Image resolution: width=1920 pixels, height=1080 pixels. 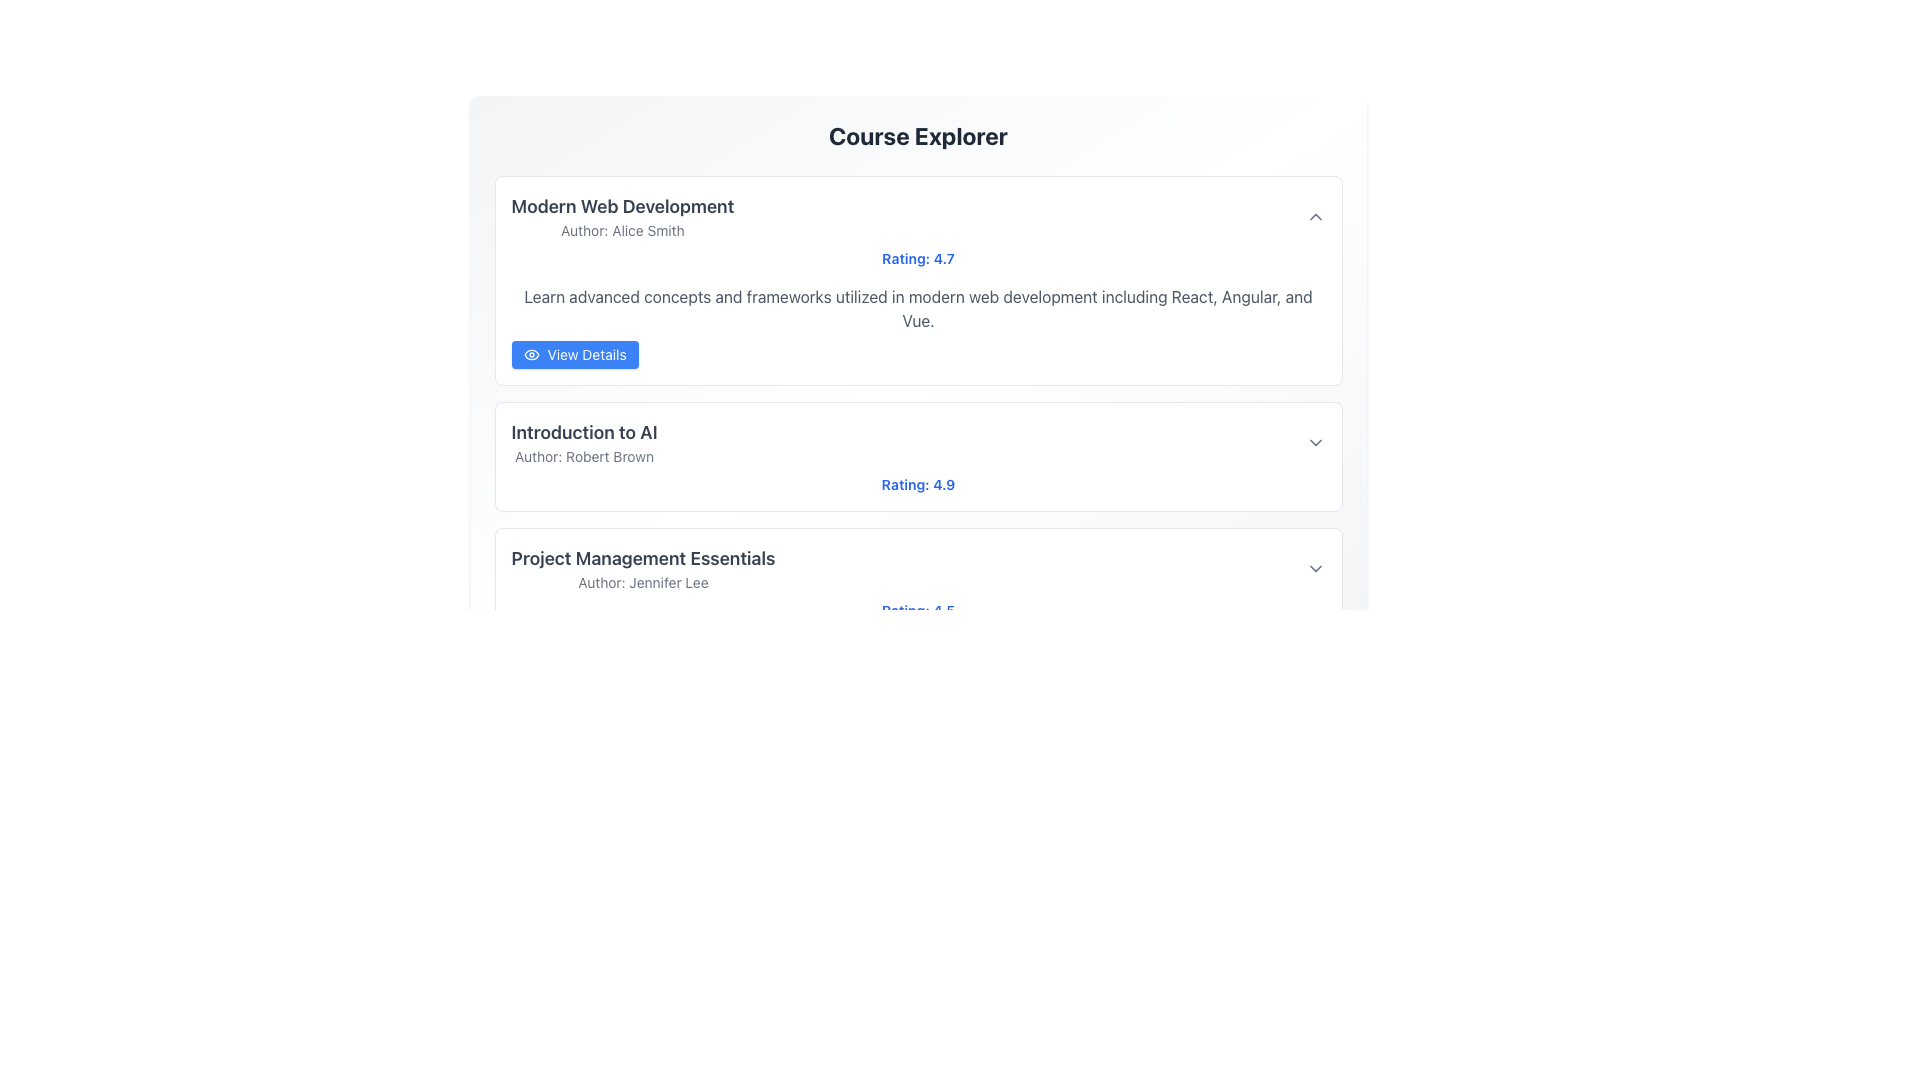 What do you see at coordinates (583, 456) in the screenshot?
I see `static text label displaying 'Author: Robert Brown', which is positioned below the heading 'Introduction to AI' in the Course Explorer interface` at bounding box center [583, 456].